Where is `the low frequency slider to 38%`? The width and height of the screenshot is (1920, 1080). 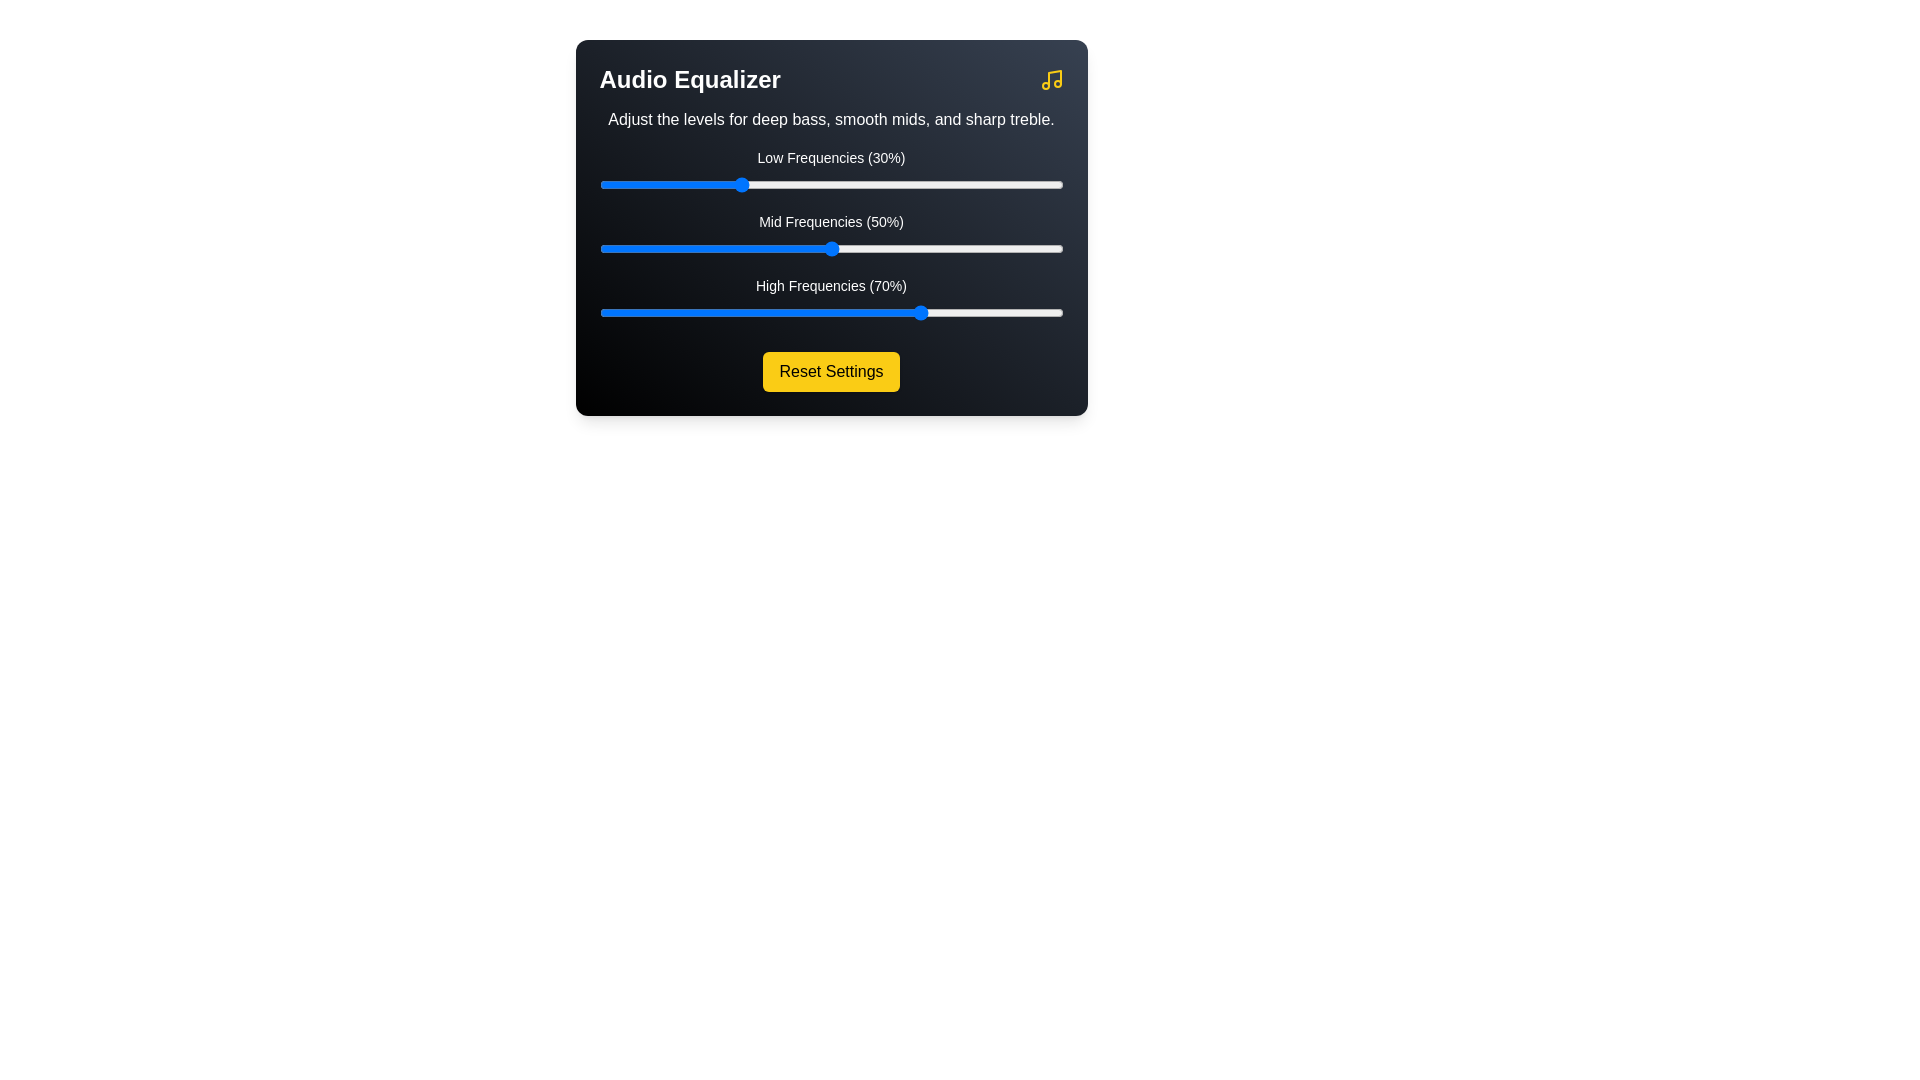 the low frequency slider to 38% is located at coordinates (774, 185).